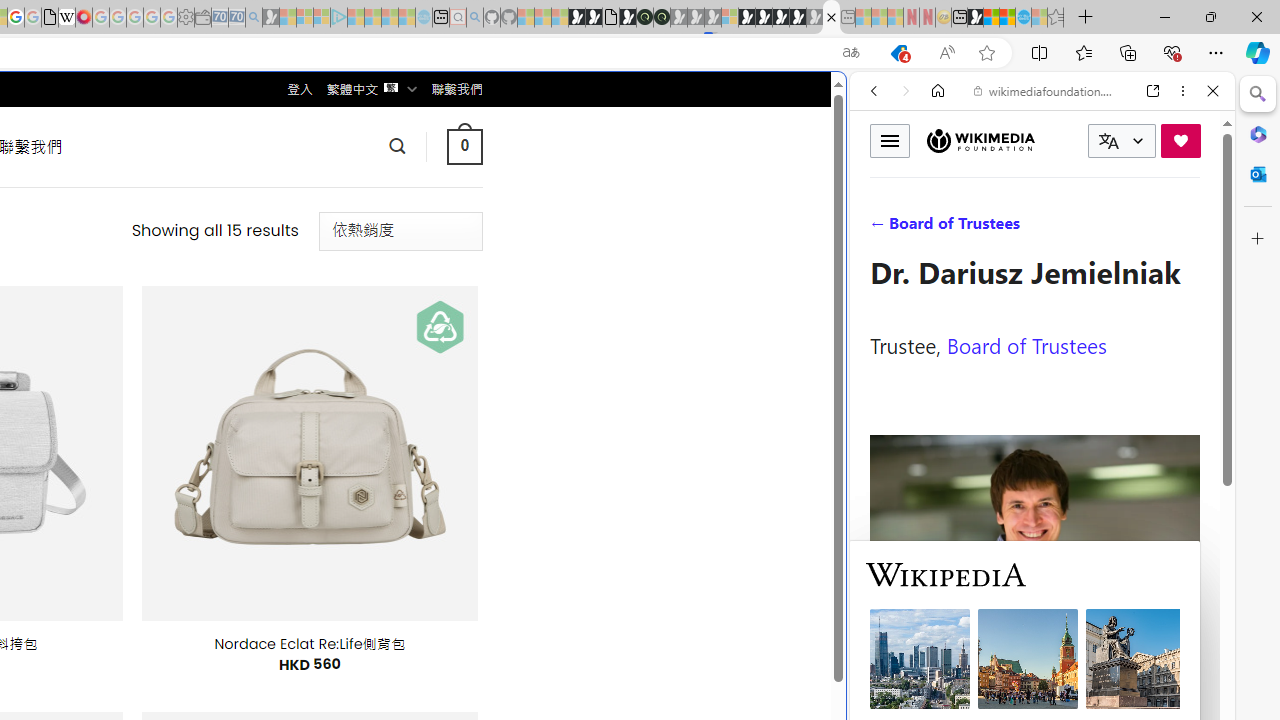 The width and height of the screenshot is (1280, 720). I want to click on 'Search Filter, WEB', so click(881, 227).